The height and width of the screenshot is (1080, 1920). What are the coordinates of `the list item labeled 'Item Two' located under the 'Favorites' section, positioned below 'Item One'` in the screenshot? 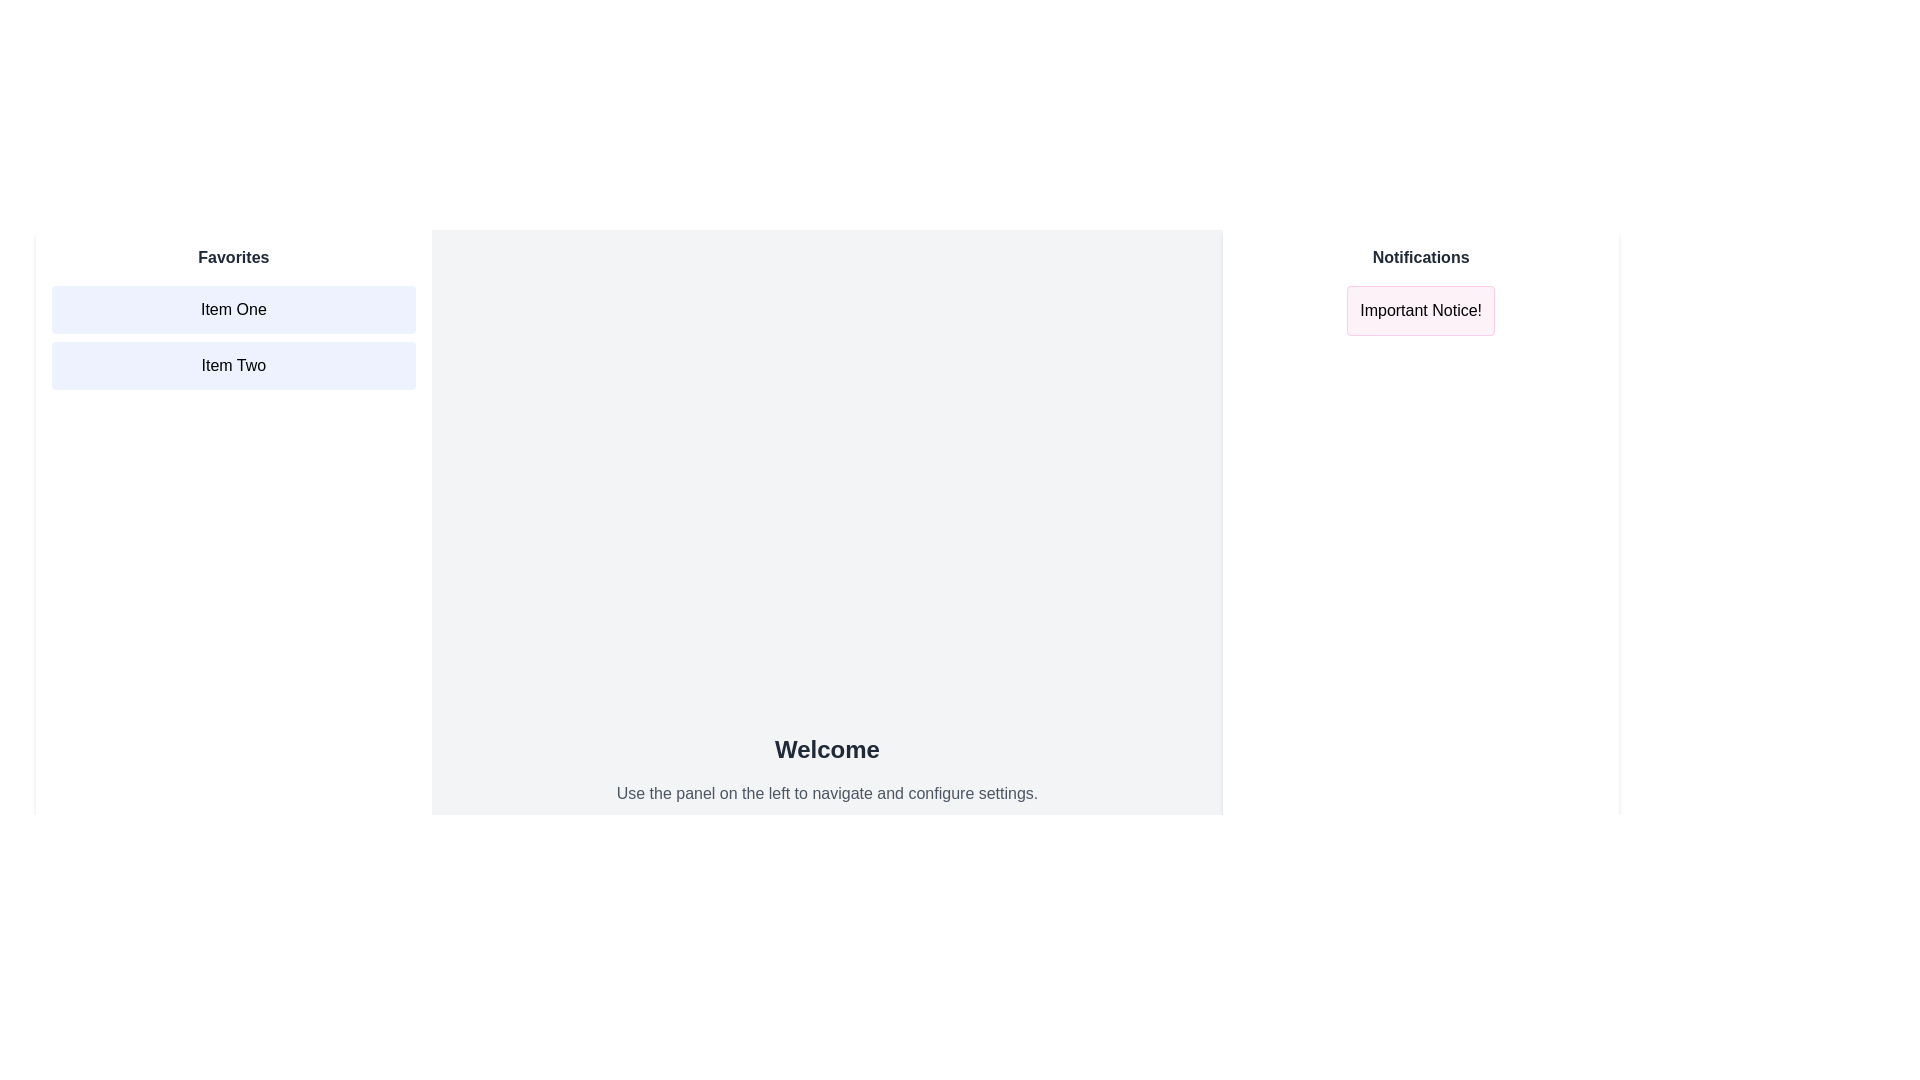 It's located at (233, 366).